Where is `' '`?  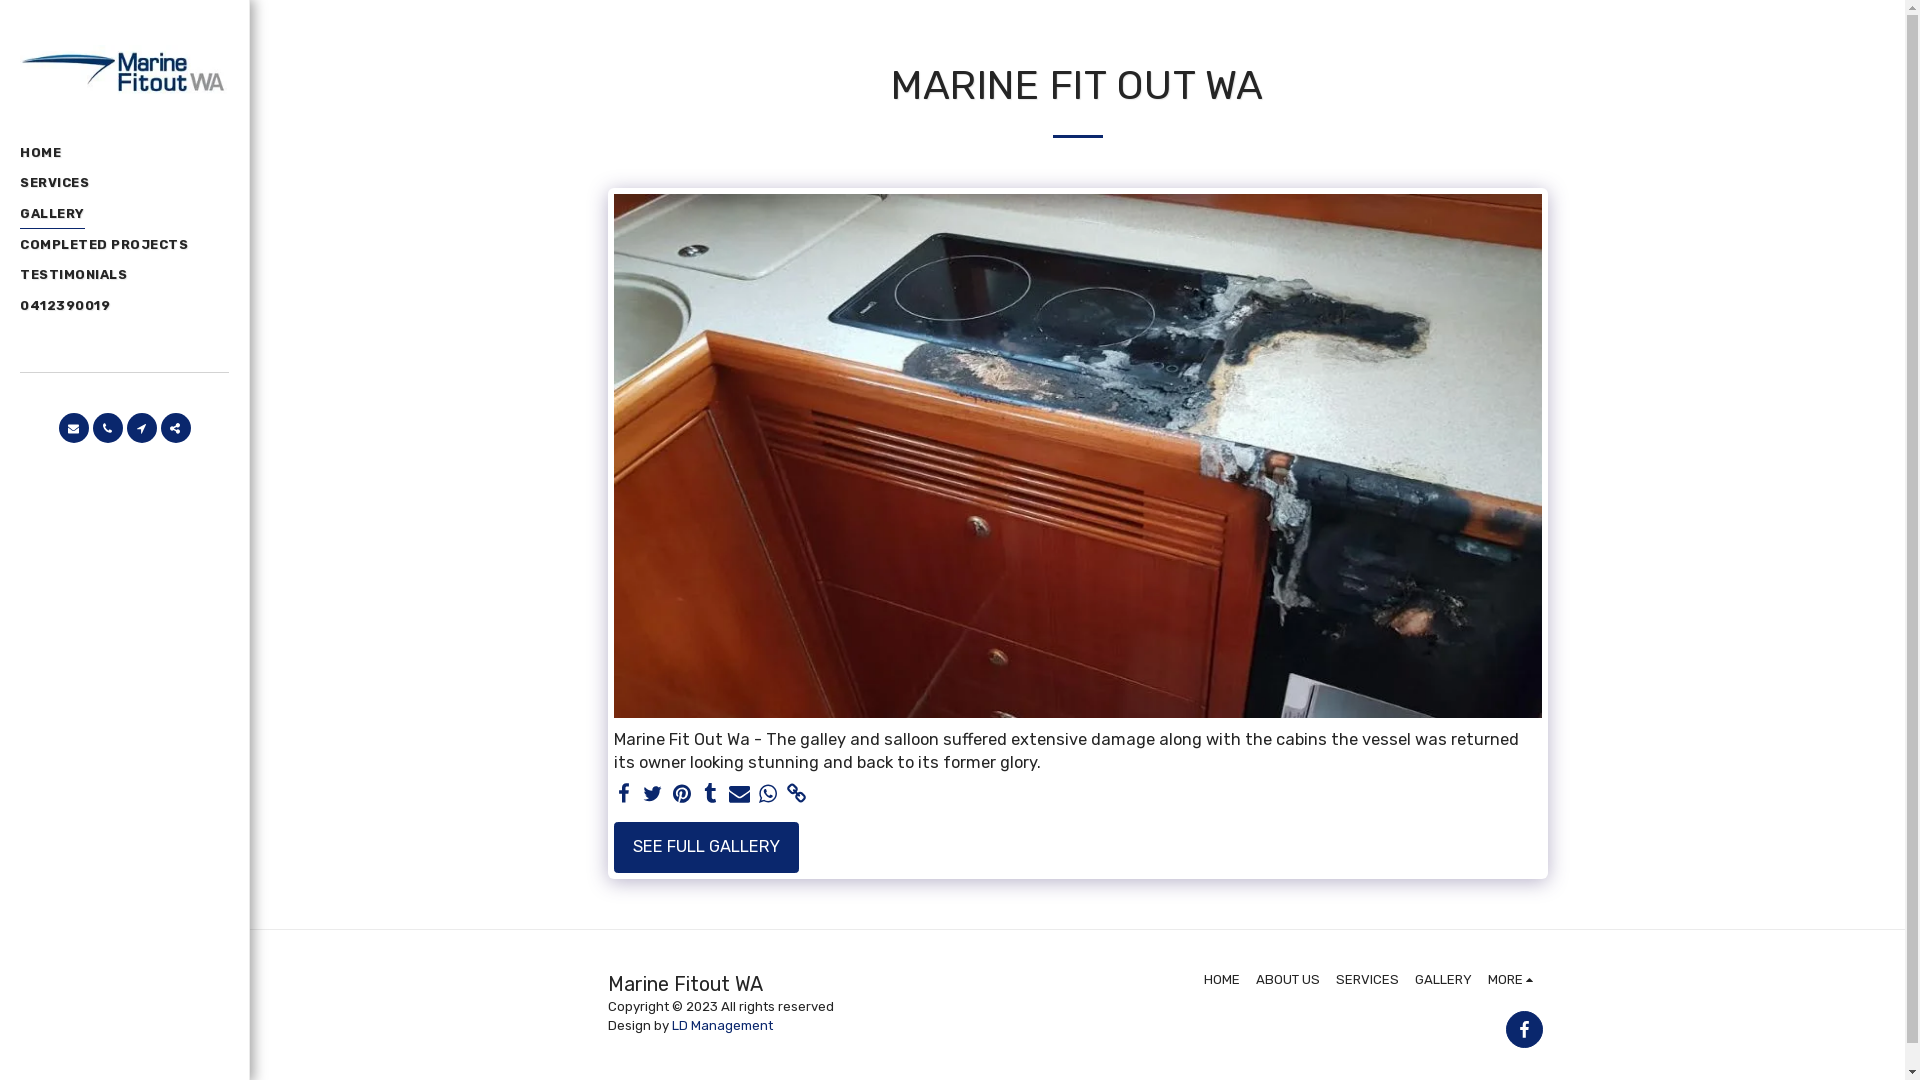 ' ' is located at coordinates (105, 427).